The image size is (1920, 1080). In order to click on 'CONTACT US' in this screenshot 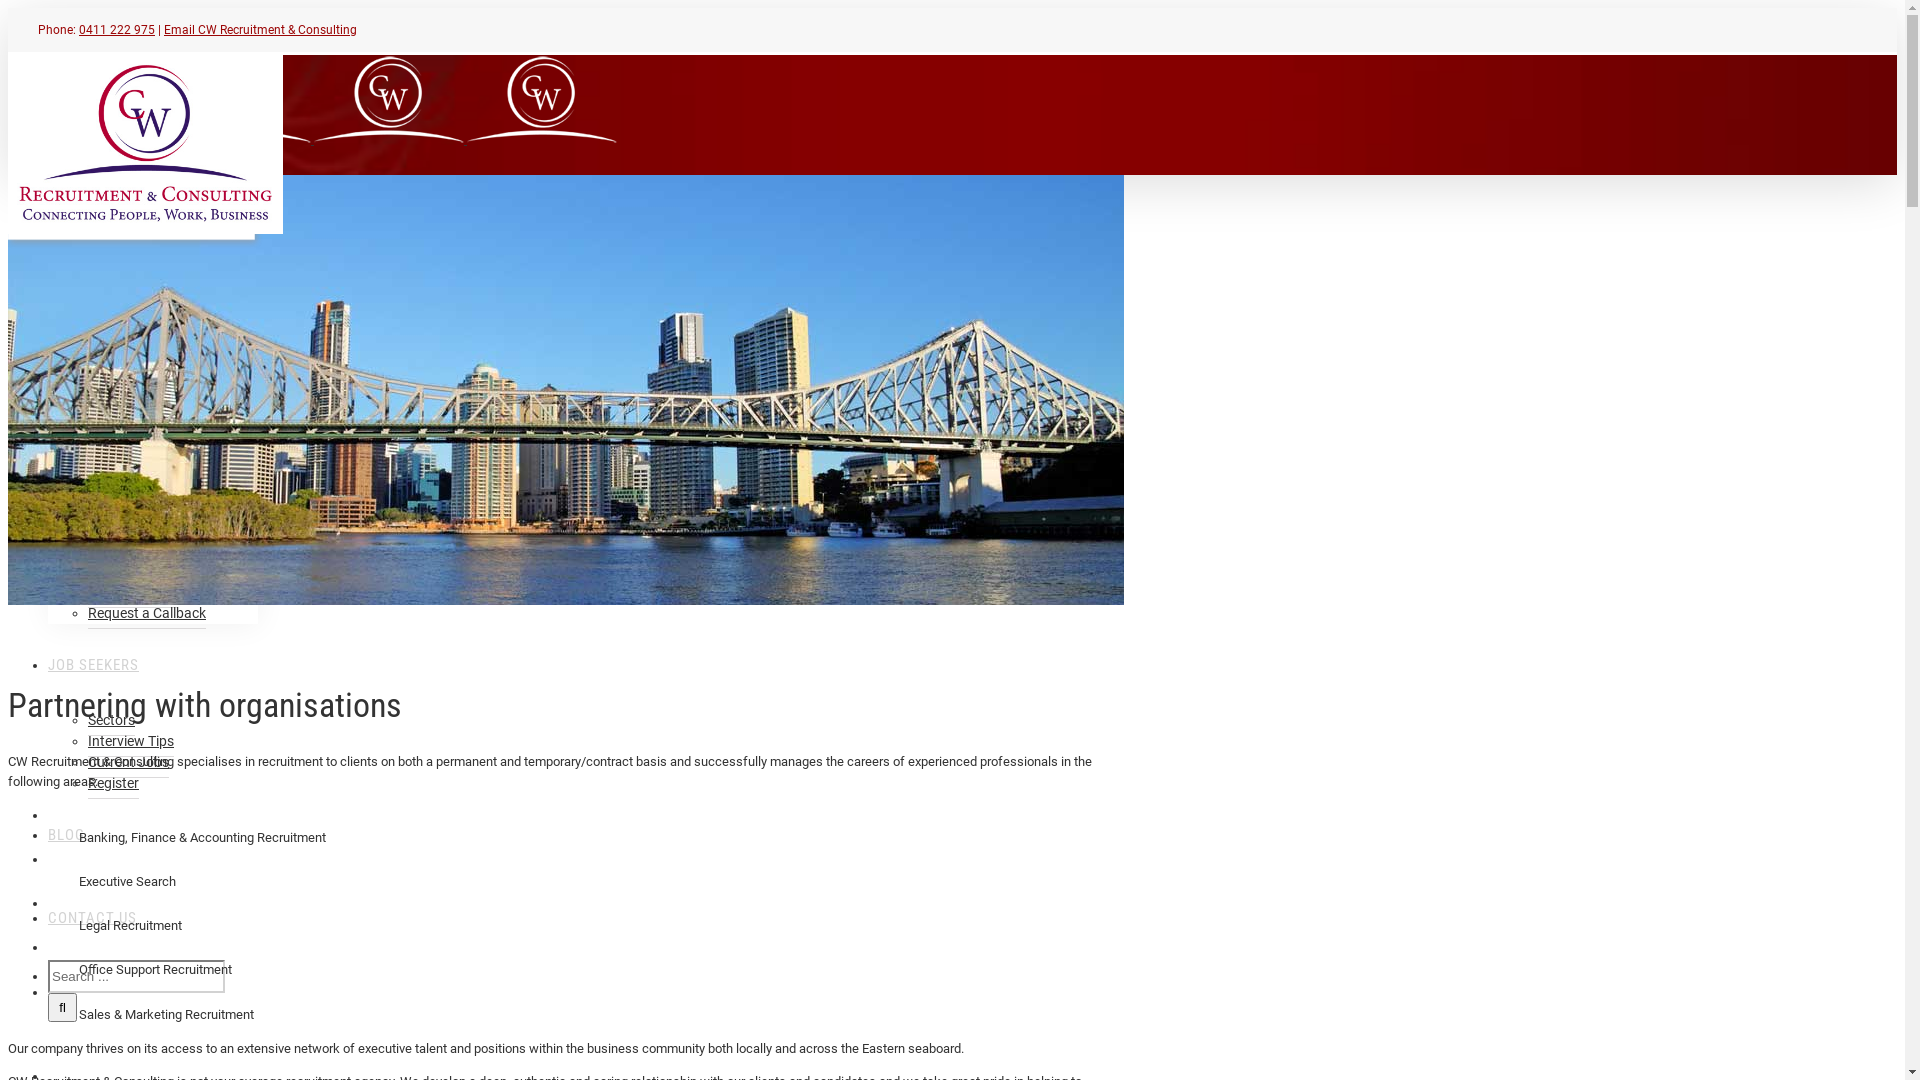, I will do `click(48, 916)`.